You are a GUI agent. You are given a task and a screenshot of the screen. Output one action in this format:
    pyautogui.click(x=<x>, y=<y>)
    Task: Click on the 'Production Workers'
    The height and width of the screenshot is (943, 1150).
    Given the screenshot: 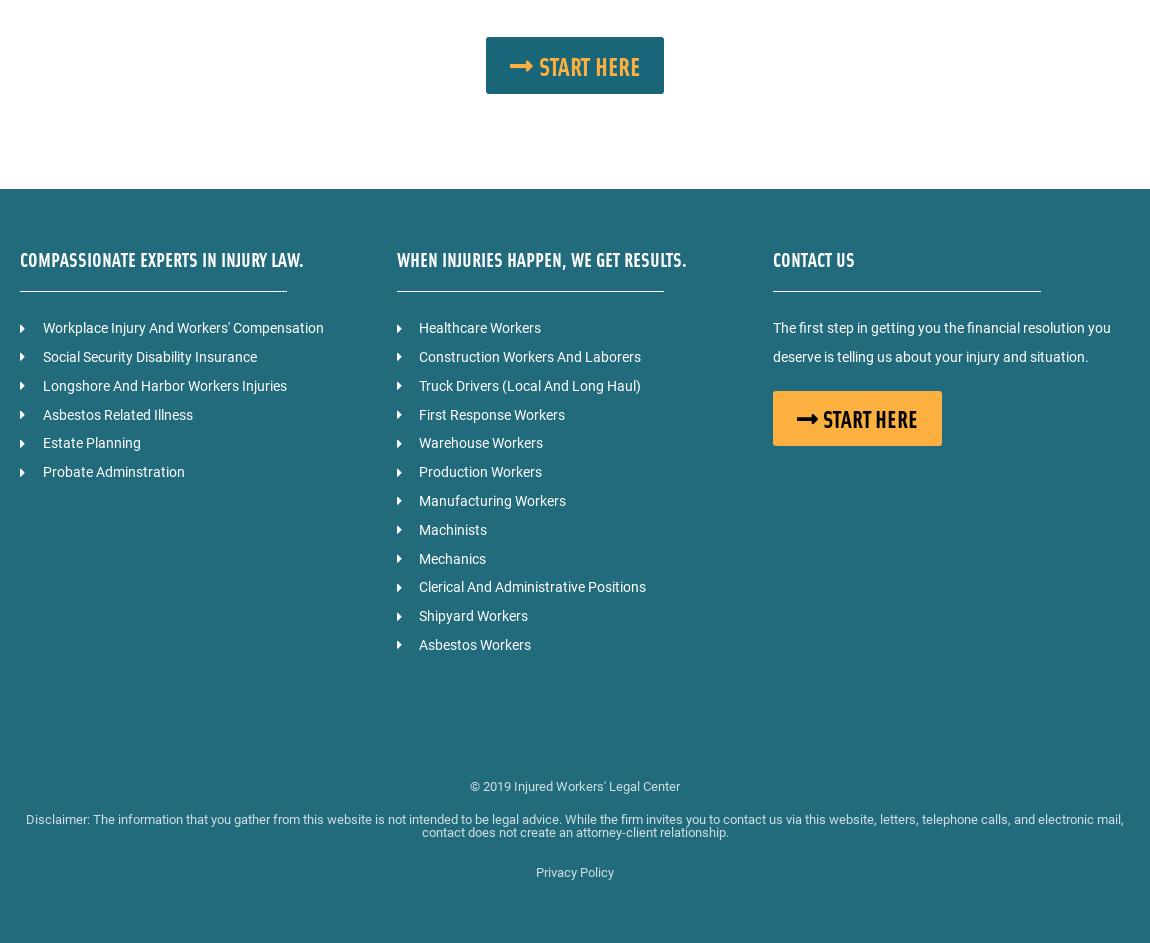 What is the action you would take?
    pyautogui.click(x=418, y=471)
    